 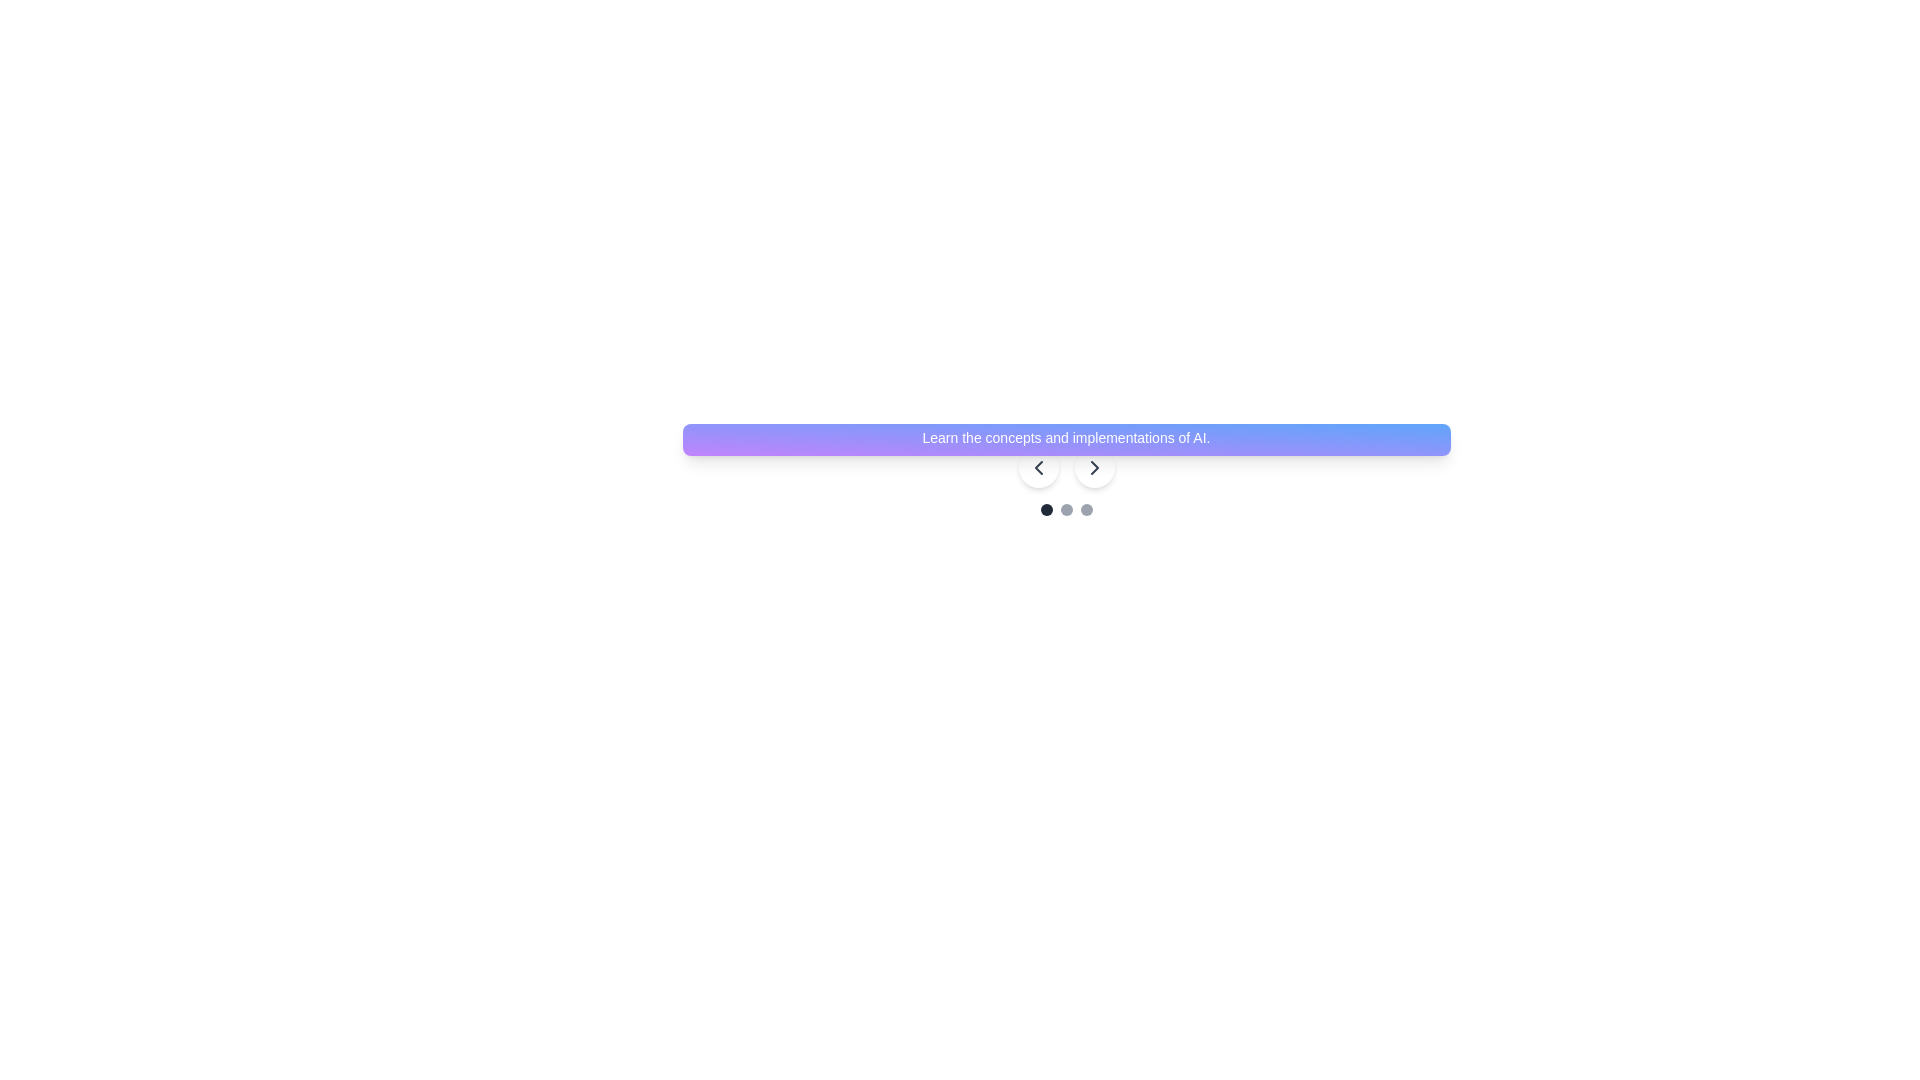 I want to click on the rectangular banner styled with a gradient from purple to blue that features the text 'Learn the concepts and implementations of AI.' centered inside it, so click(x=1065, y=438).